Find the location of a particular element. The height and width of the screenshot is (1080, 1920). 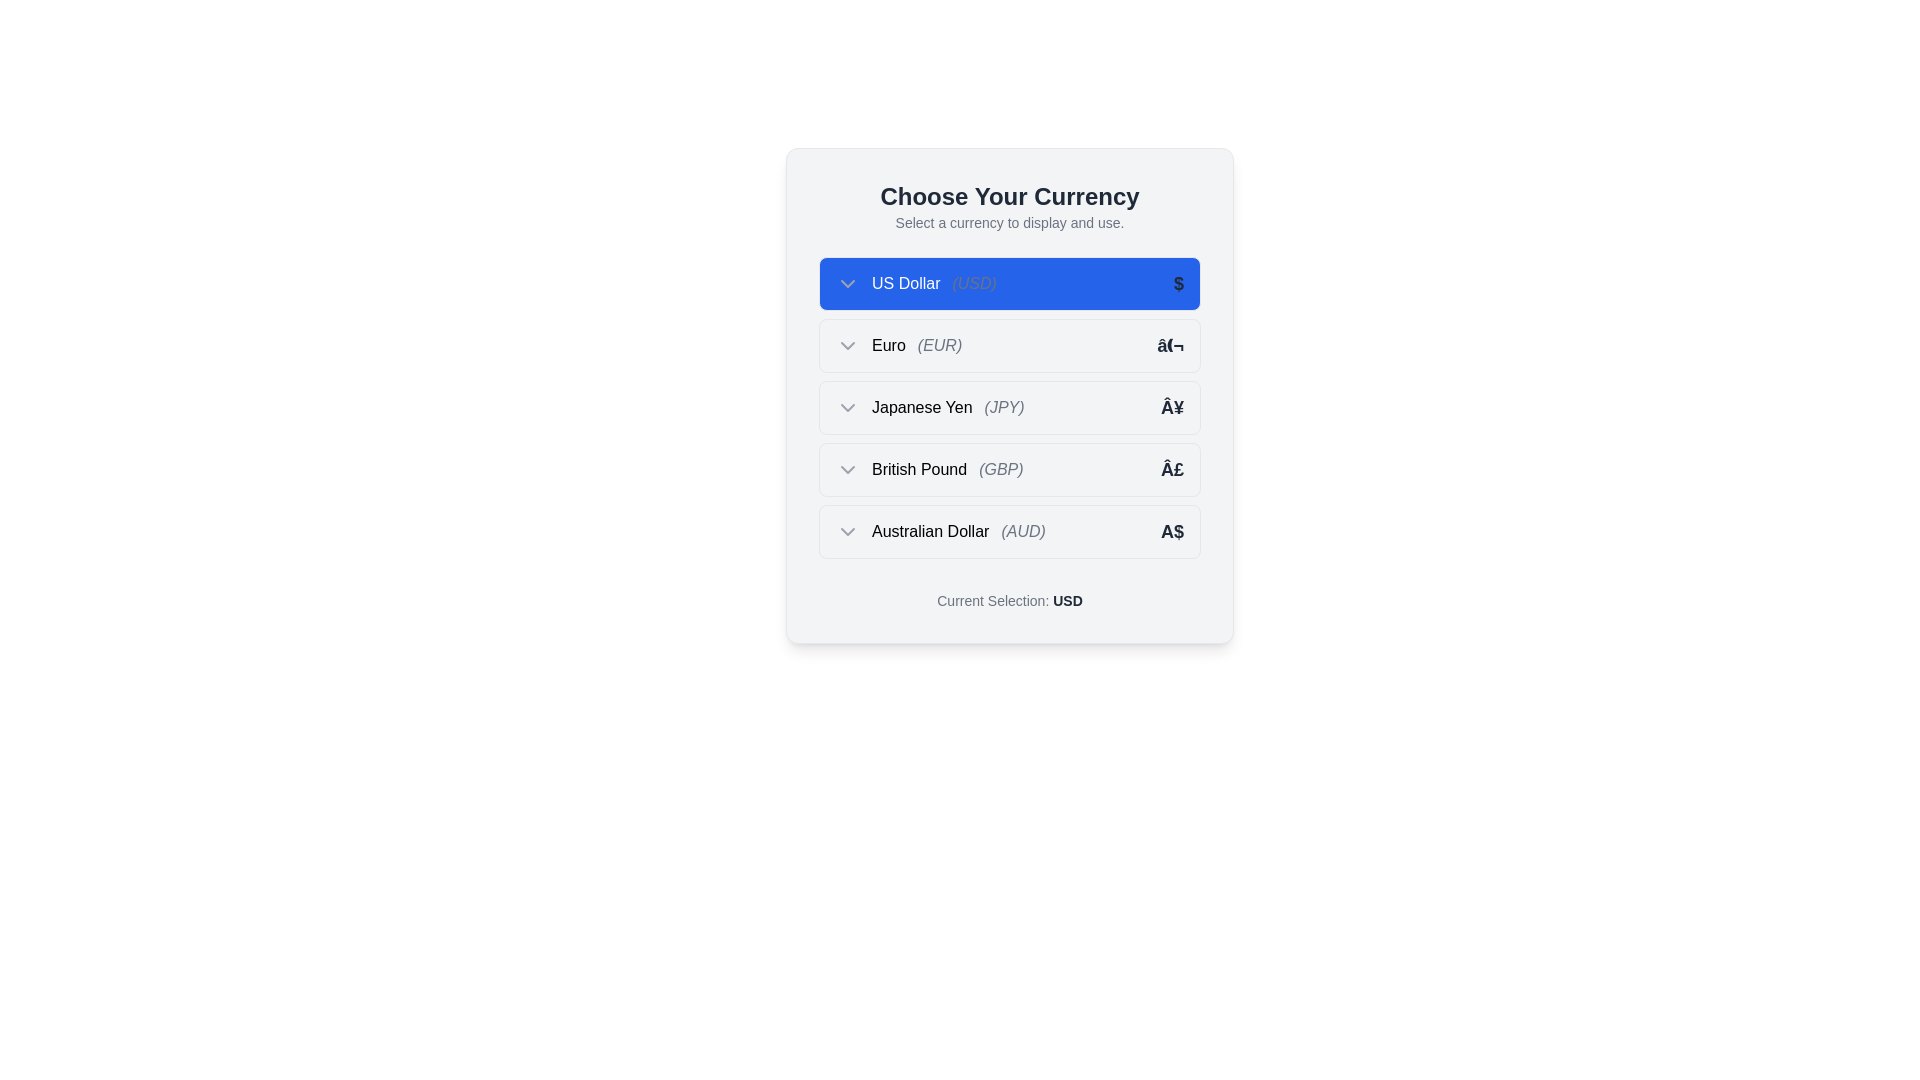

the text display element that shows 'Current Selection: USD', which is styled with a modern font and has 'USD' in bold and darker color, located below the currency selection list is located at coordinates (1009, 600).